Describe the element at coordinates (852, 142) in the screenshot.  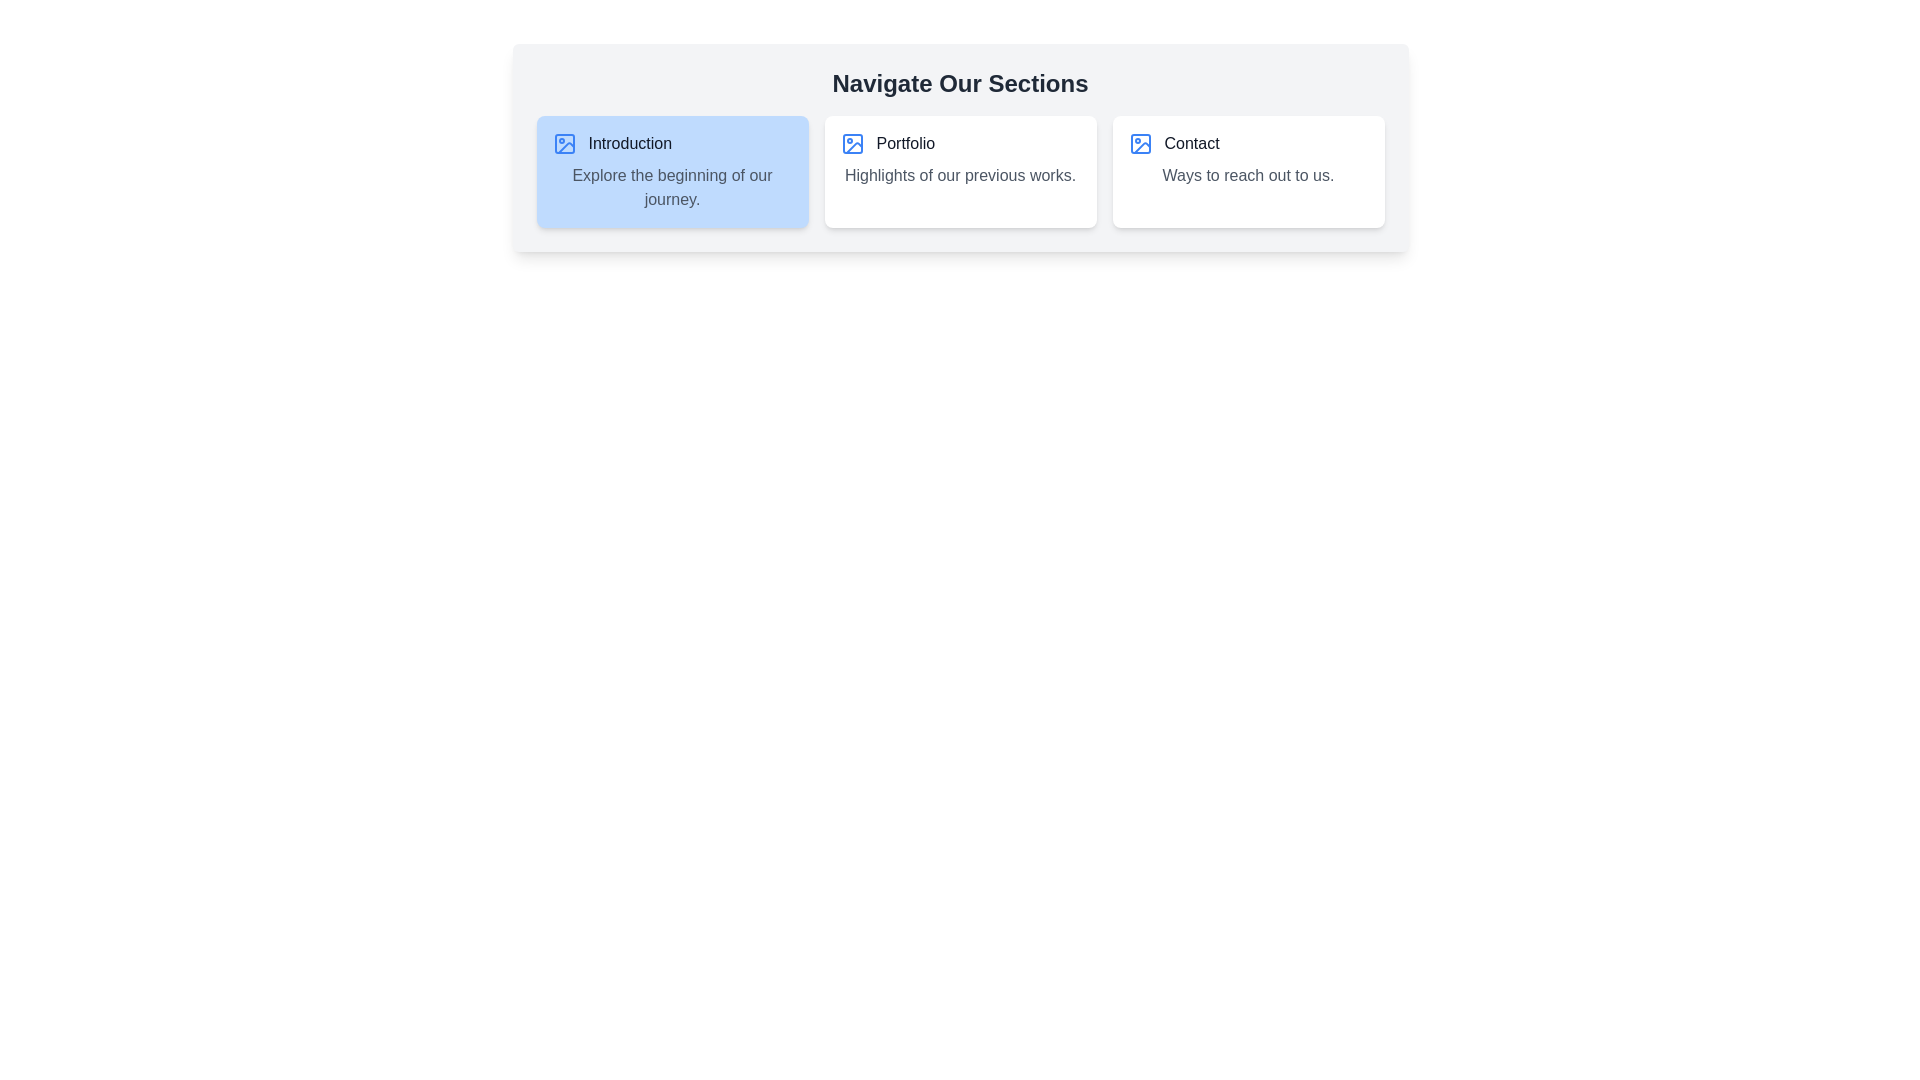
I see `the 'Portfolio' icon located within the second card element of the main section of the webpage, positioned to the left of the 'Portfolio' text label for context clues` at that location.